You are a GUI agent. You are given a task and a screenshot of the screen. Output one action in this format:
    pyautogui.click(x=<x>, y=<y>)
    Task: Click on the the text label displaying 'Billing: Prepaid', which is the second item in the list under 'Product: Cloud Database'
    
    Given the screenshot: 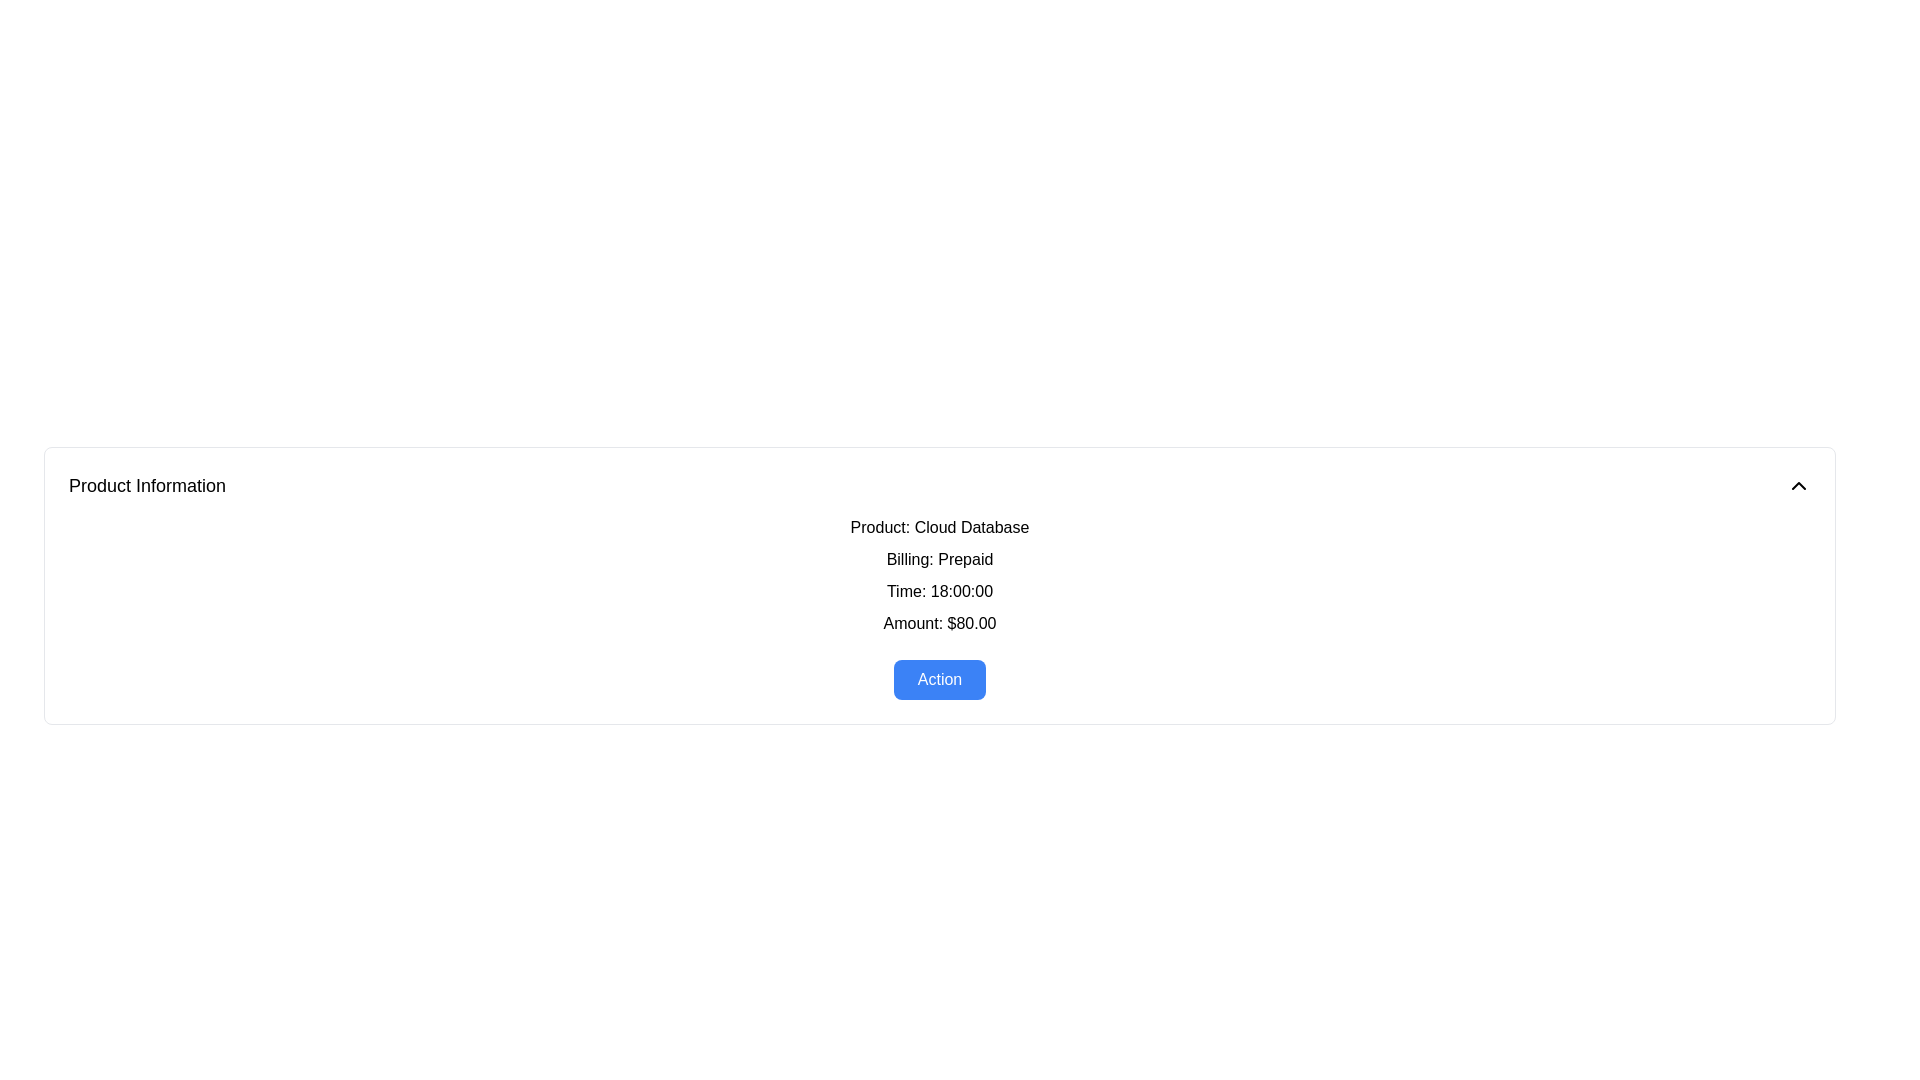 What is the action you would take?
    pyautogui.click(x=939, y=559)
    